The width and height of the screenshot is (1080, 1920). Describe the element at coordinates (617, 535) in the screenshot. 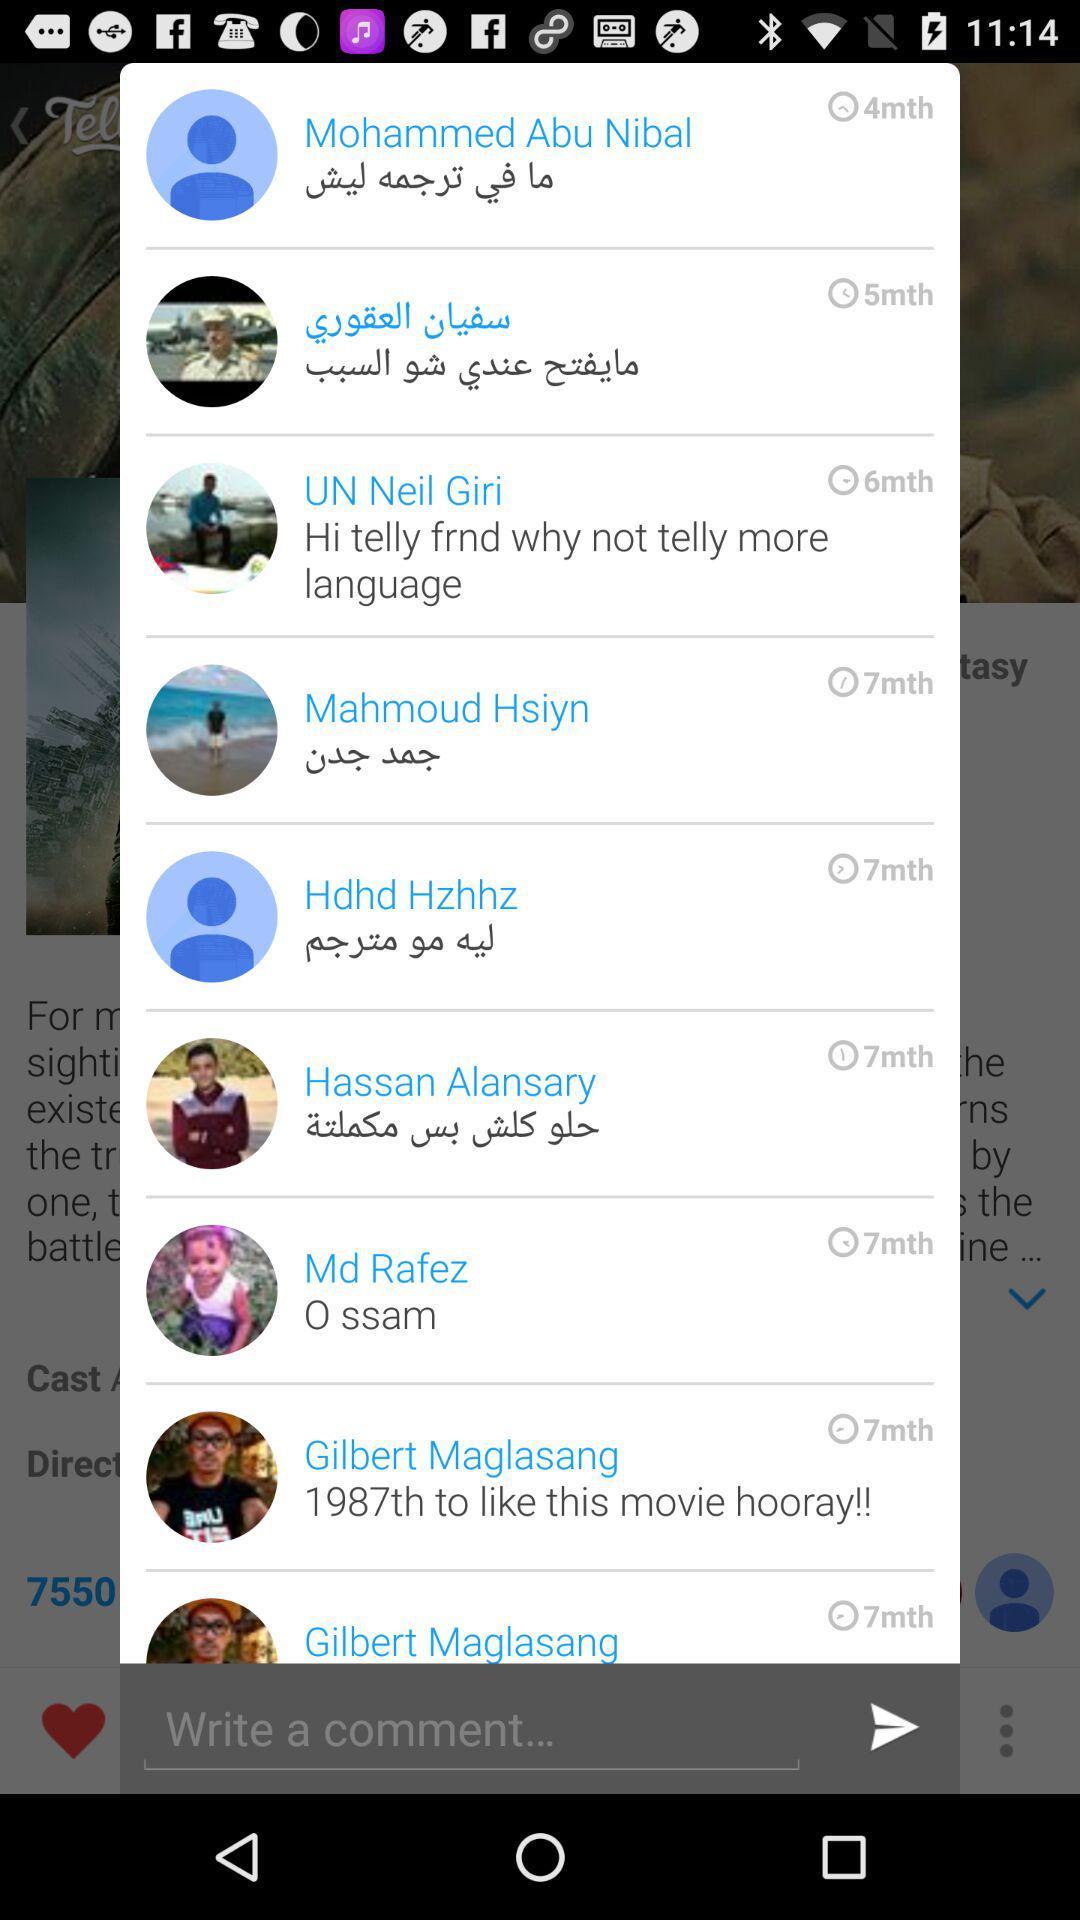

I see `the un neil giri item` at that location.